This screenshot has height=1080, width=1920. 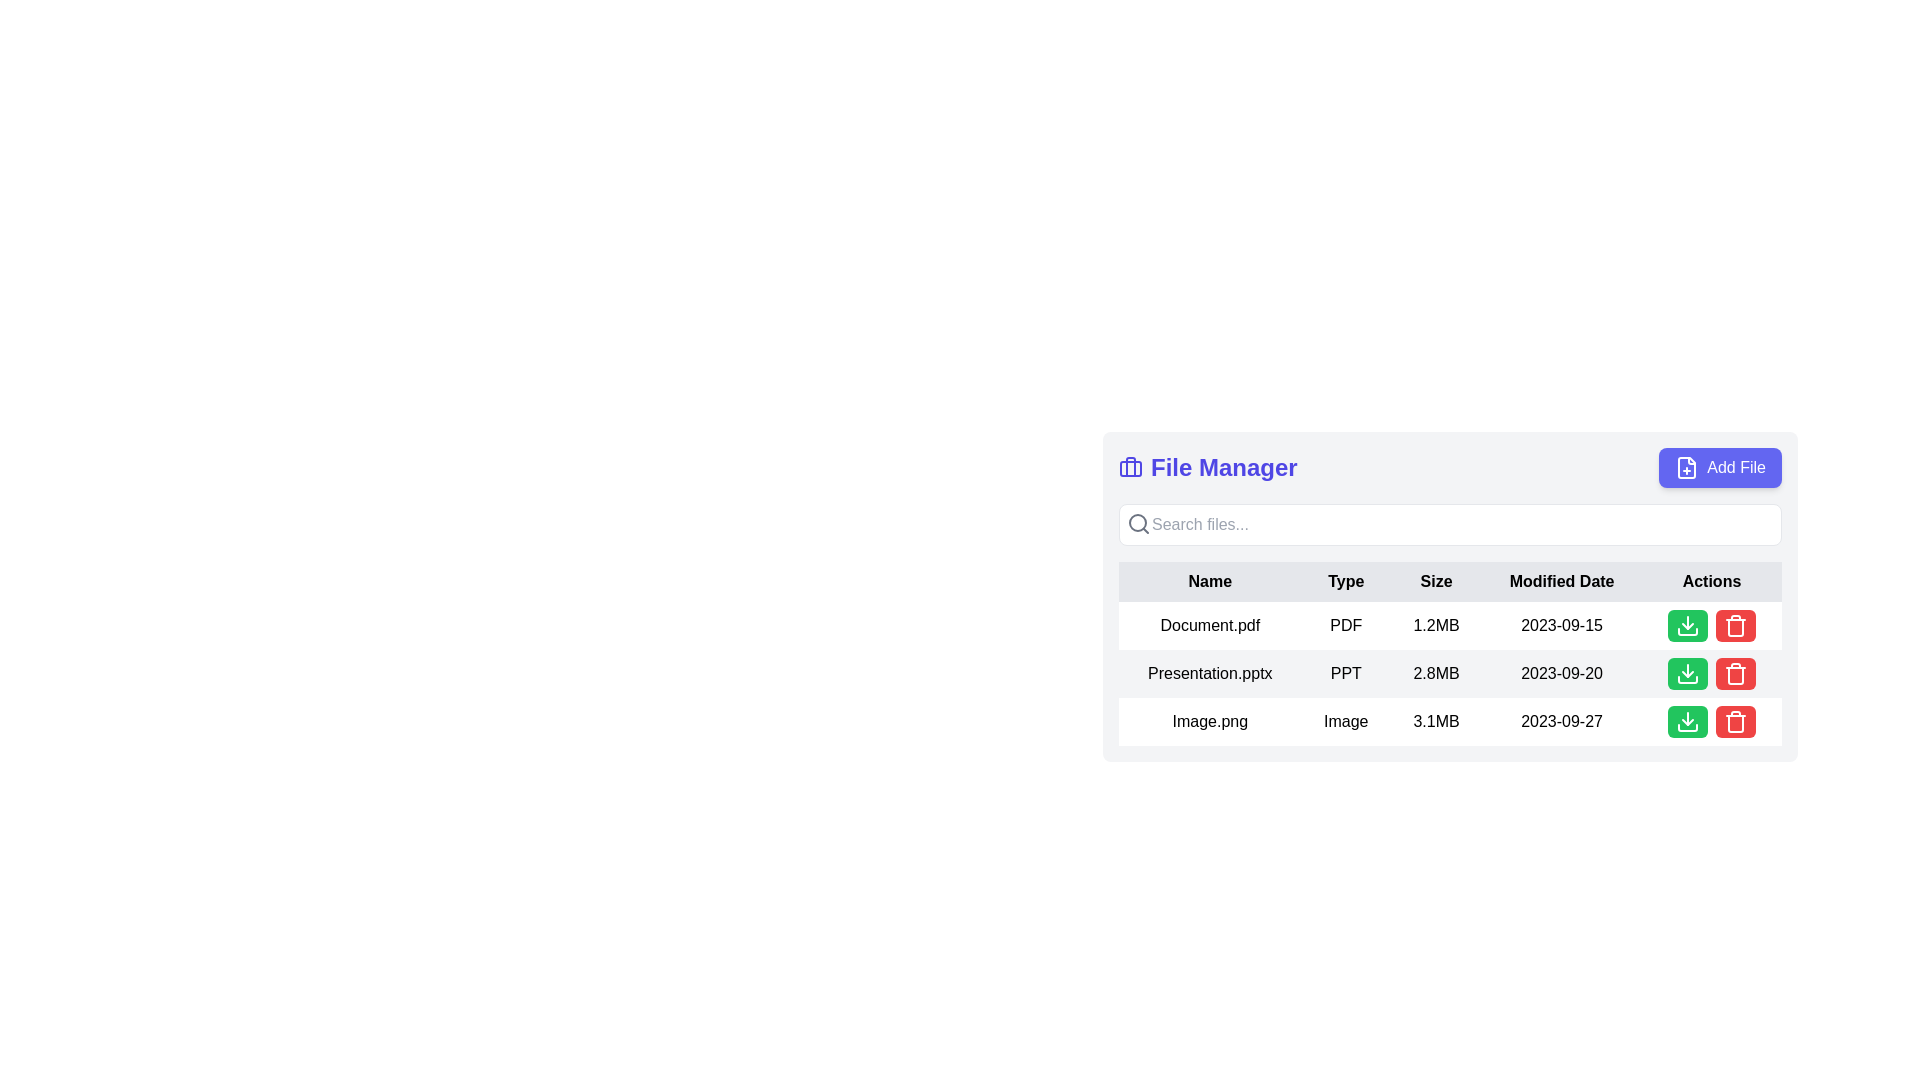 I want to click on the icon representing the action of adding a new file, which is located within the 'Add File' button in the top-right area of the interface, so click(x=1685, y=467).